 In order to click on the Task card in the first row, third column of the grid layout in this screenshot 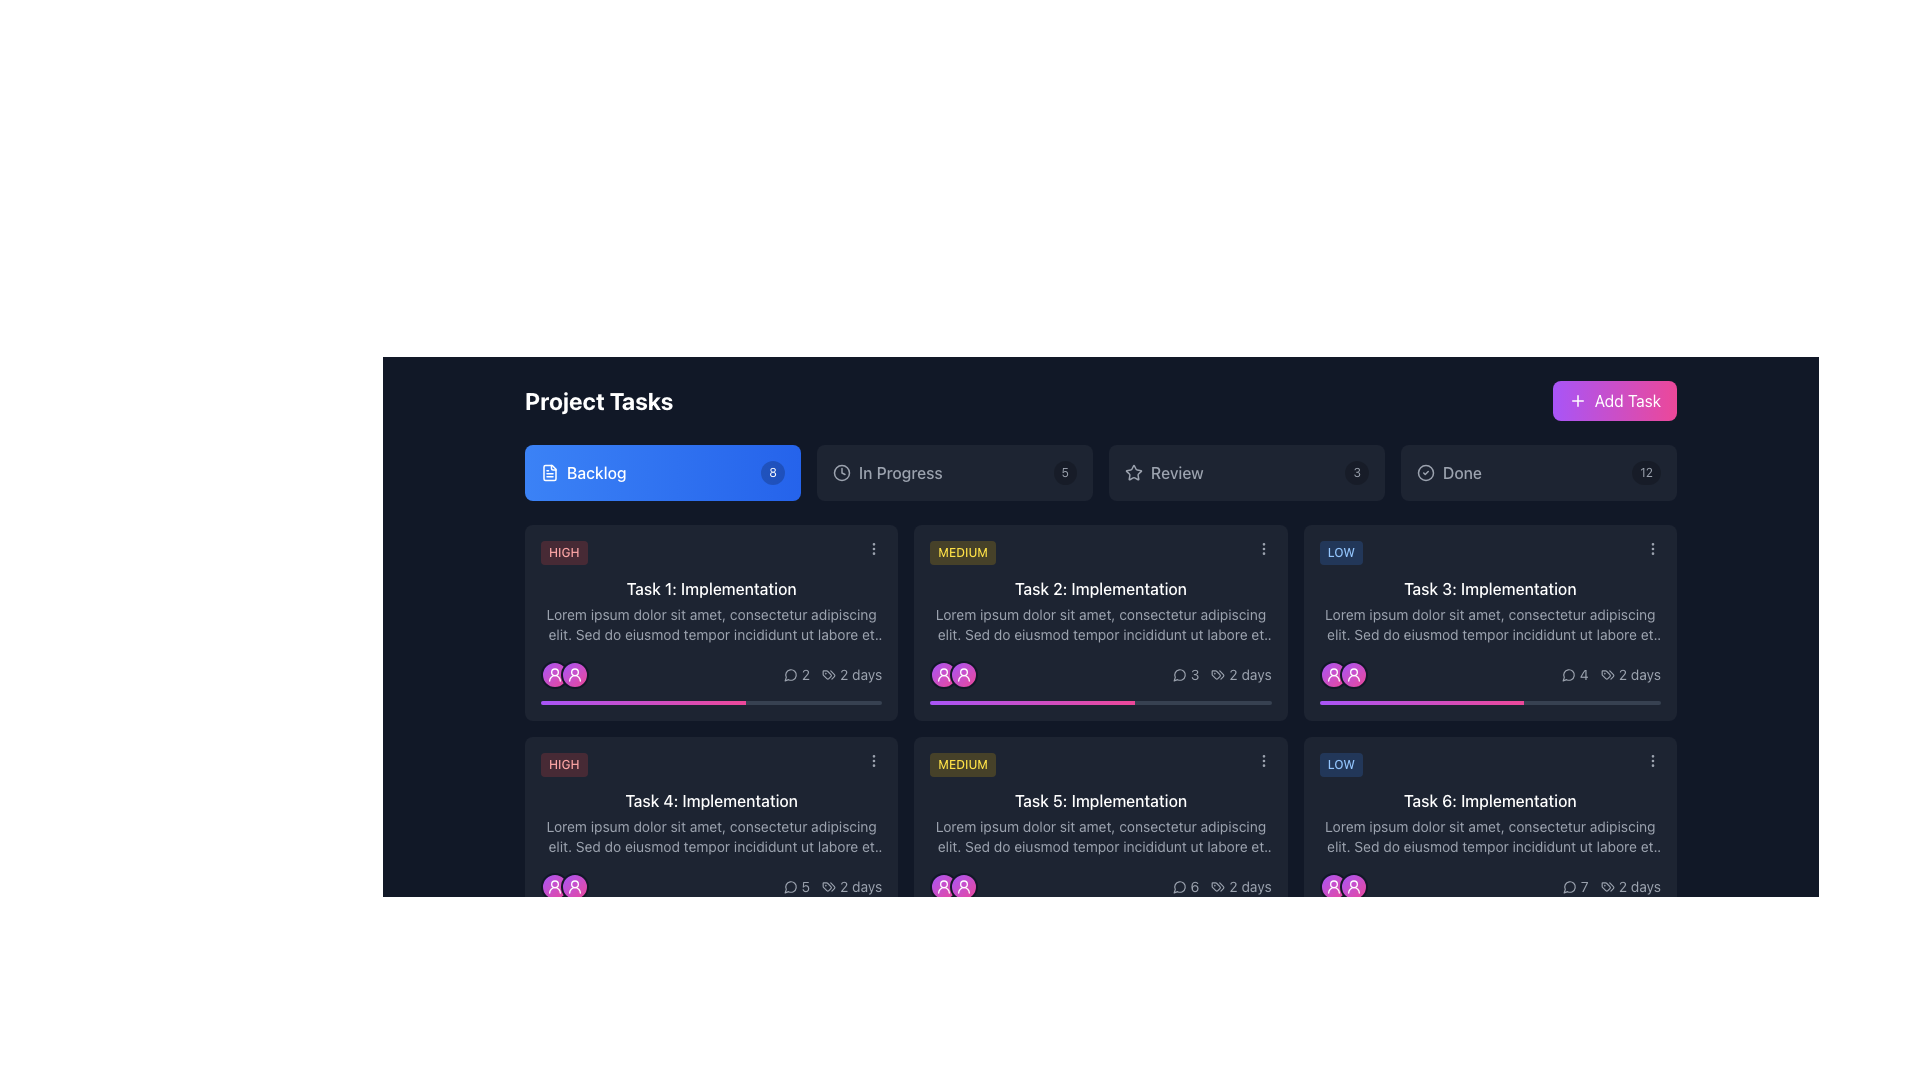, I will do `click(1490, 622)`.